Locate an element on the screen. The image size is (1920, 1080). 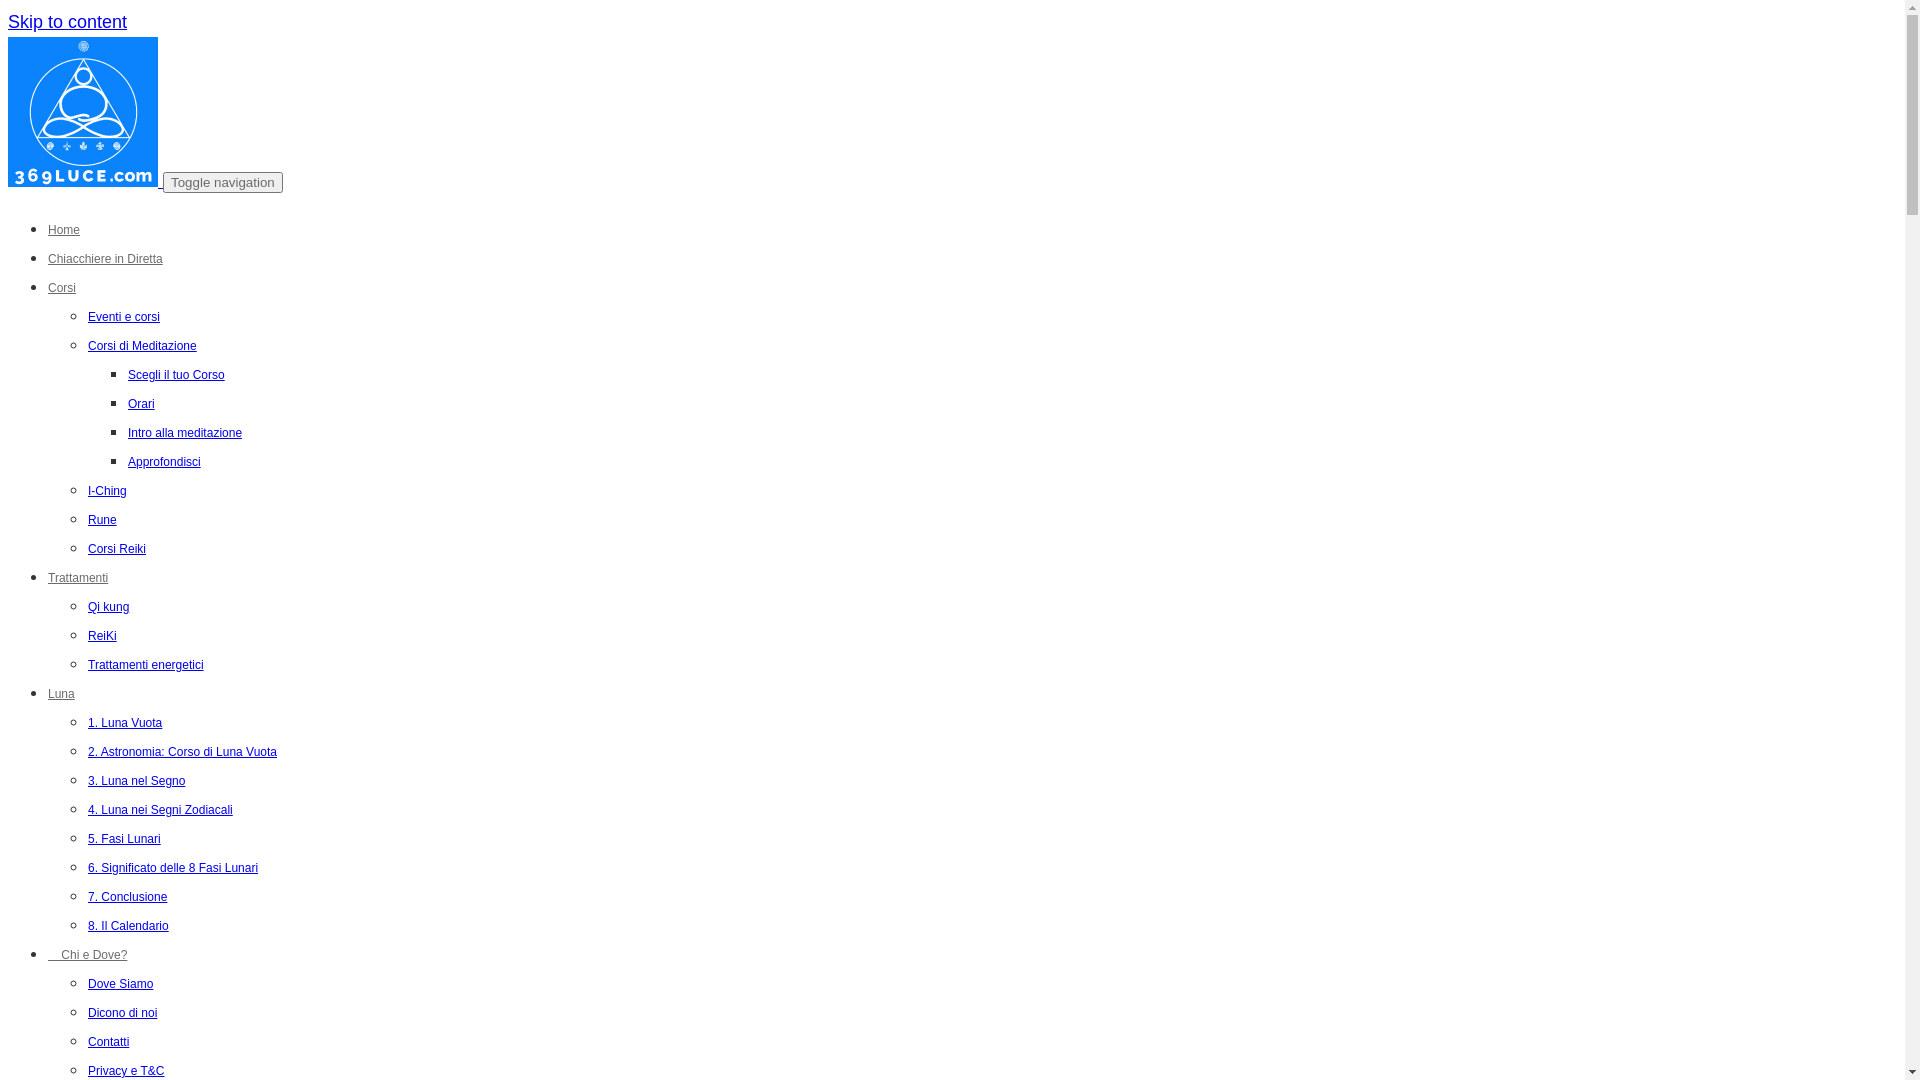
'Dicono di noi' is located at coordinates (121, 1013).